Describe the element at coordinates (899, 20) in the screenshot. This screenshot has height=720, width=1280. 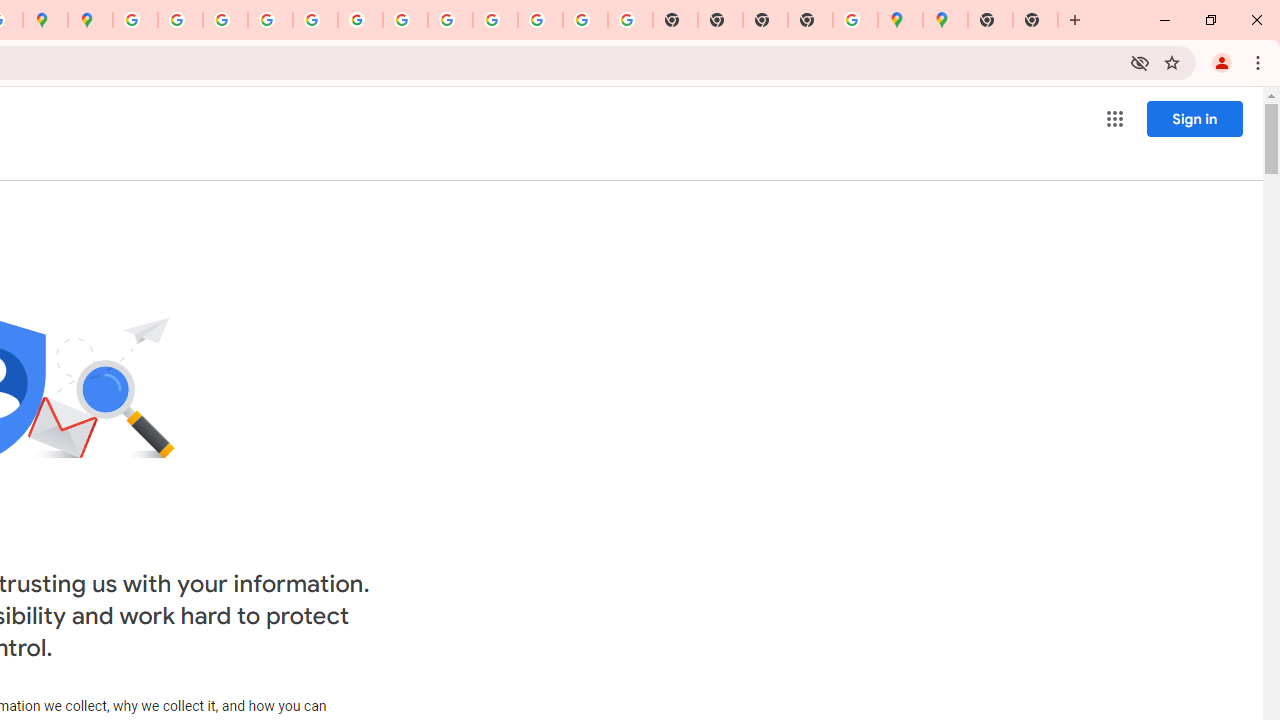
I see `'Google Maps'` at that location.